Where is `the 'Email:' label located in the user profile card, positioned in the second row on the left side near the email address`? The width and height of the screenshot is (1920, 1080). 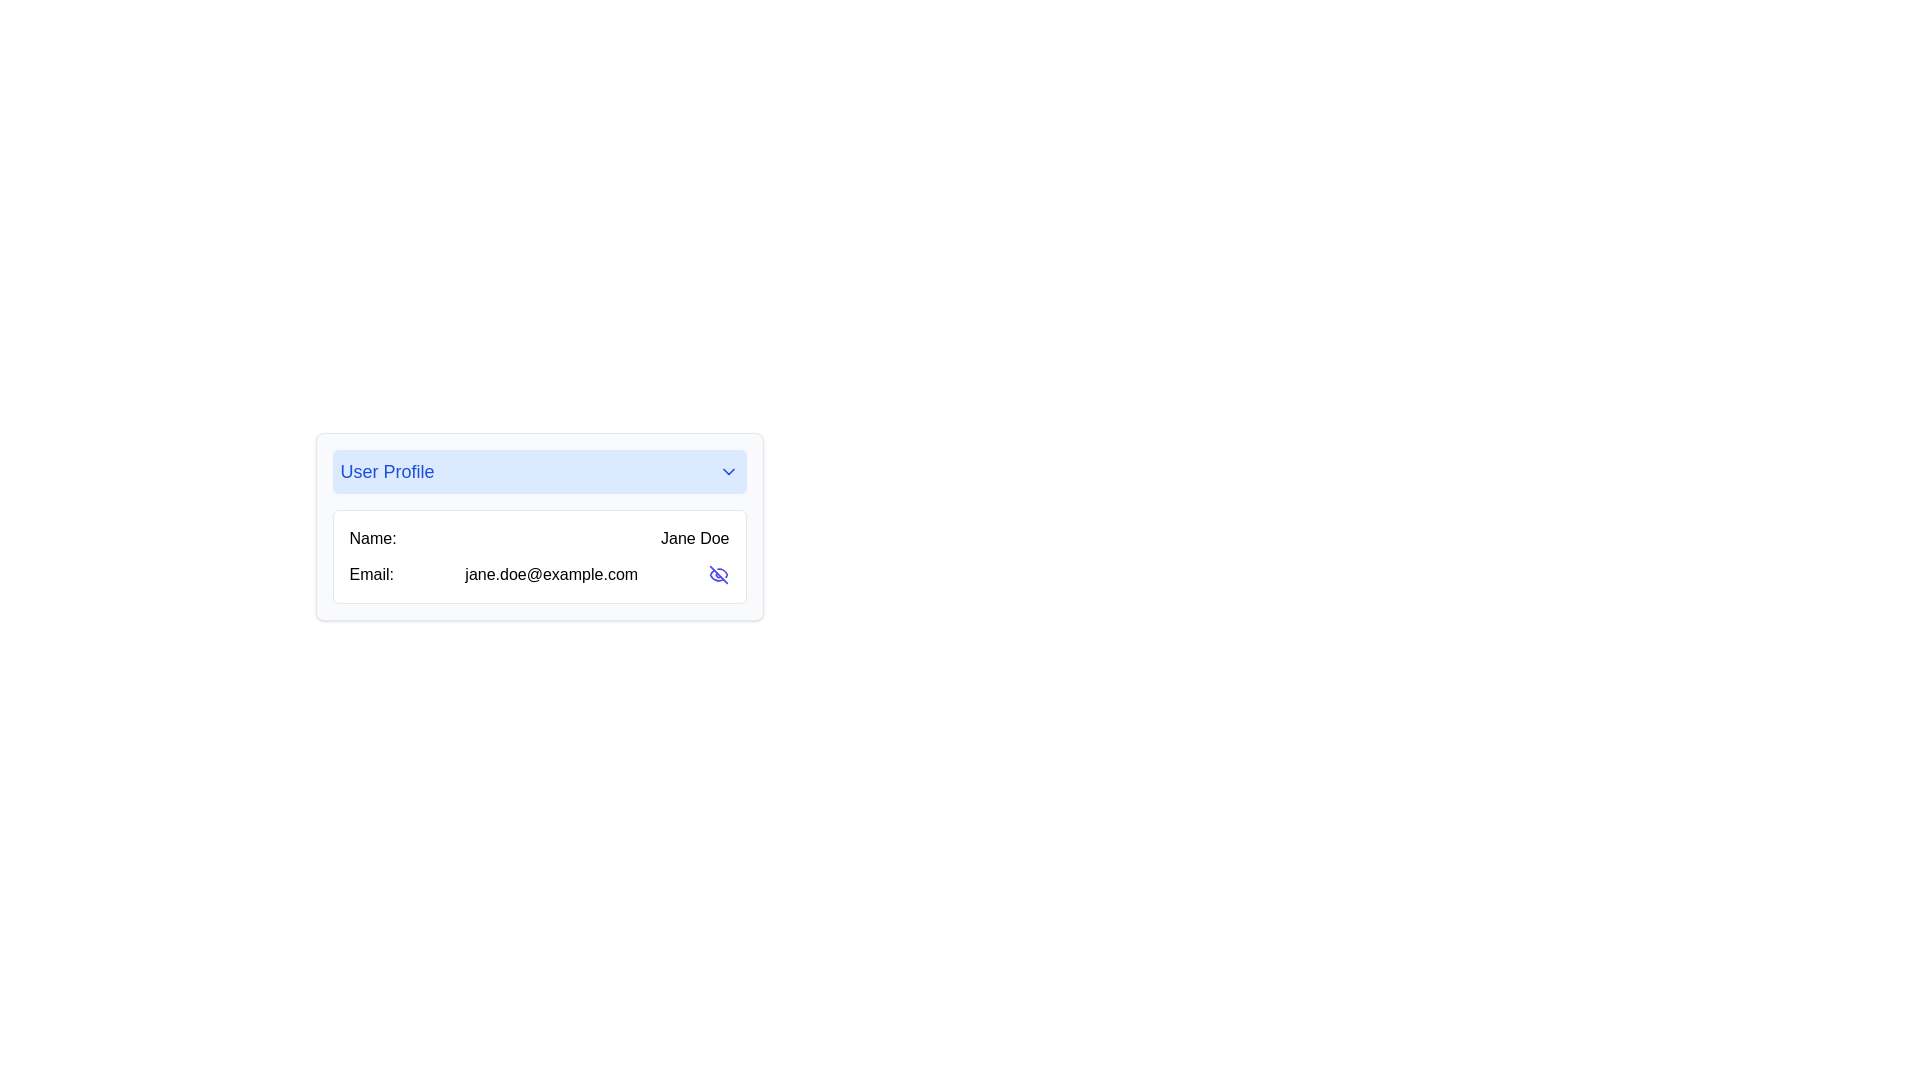
the 'Email:' label located in the user profile card, positioned in the second row on the left side near the email address is located at coordinates (371, 574).